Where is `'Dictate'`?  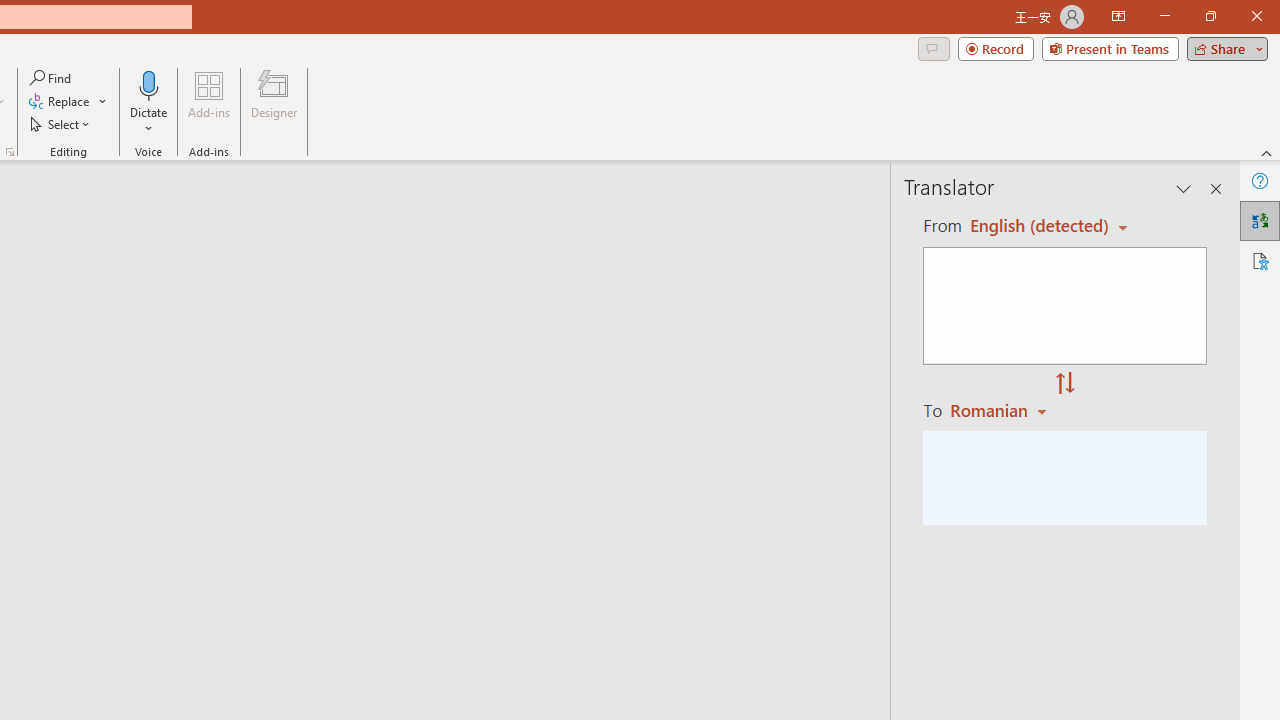
'Dictate' is located at coordinates (148, 103).